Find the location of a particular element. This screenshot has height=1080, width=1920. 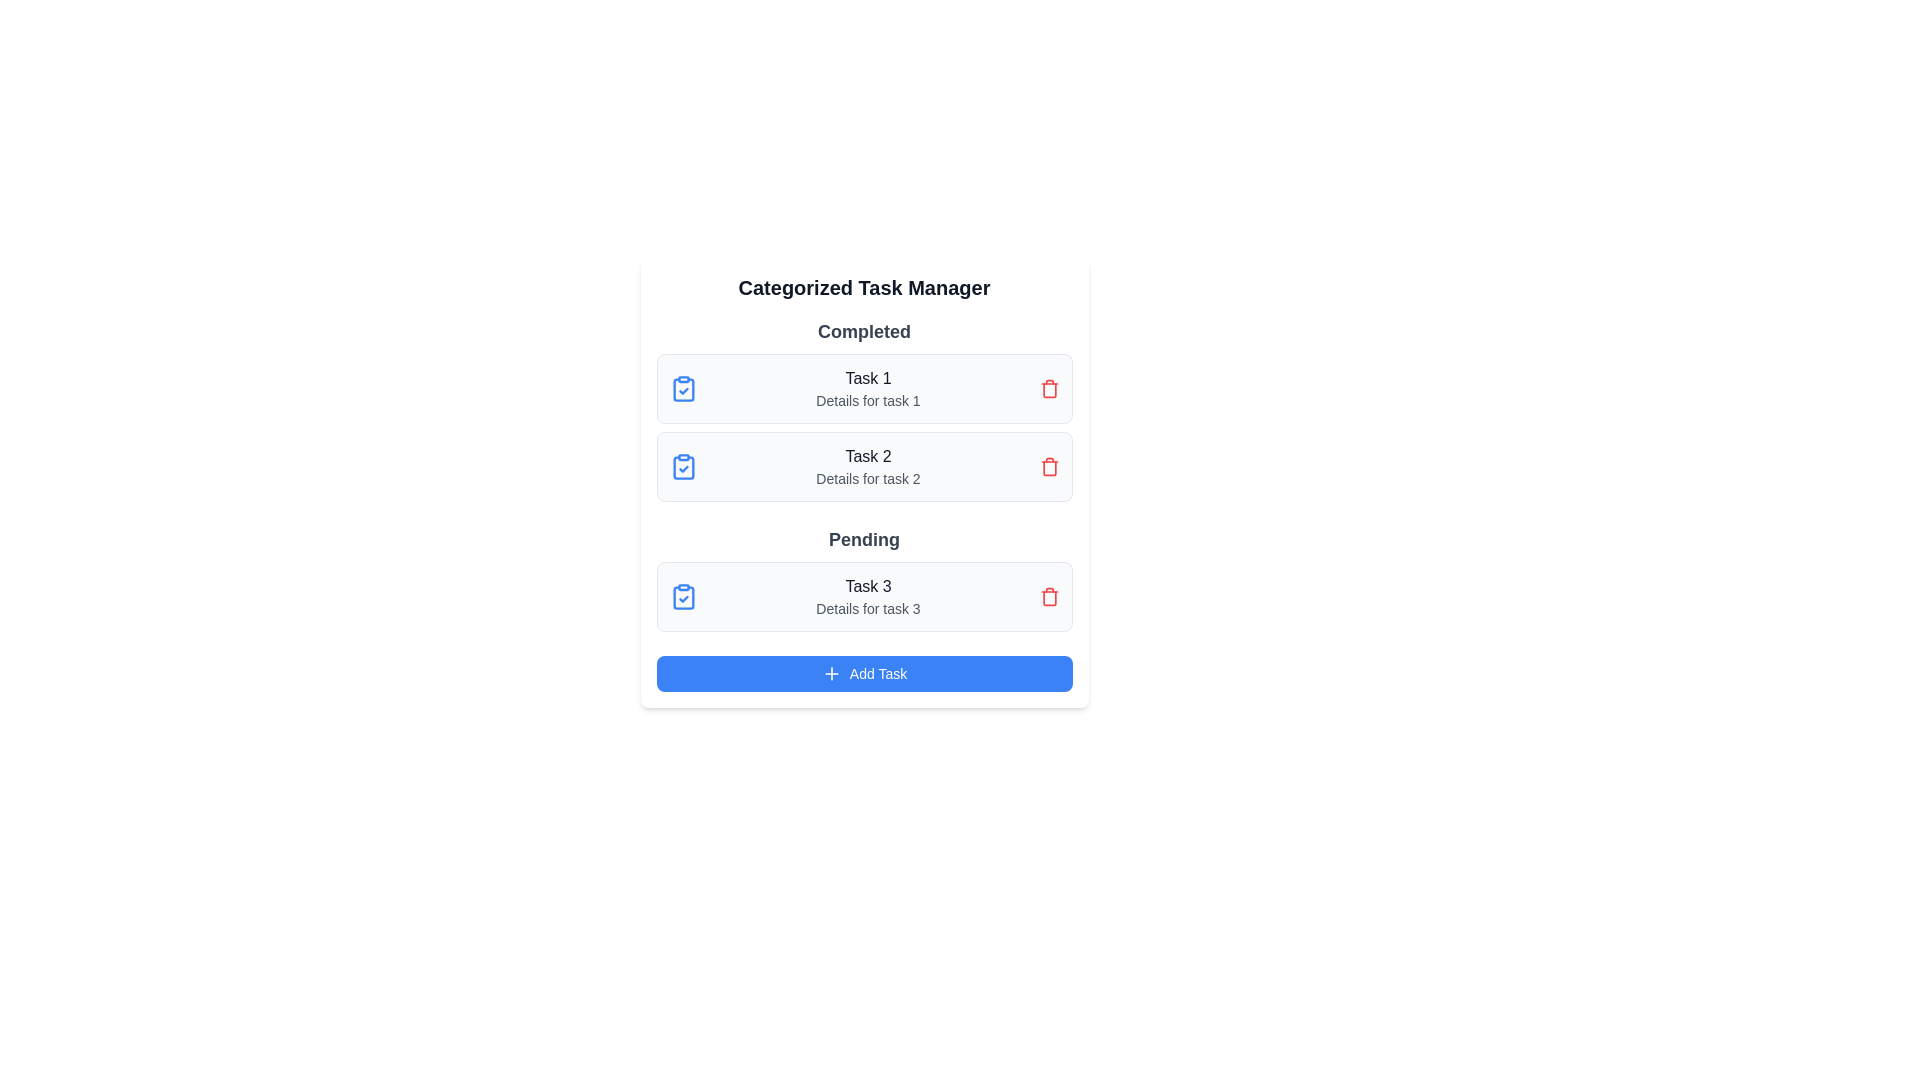

the 'Add Task' button to add a new task is located at coordinates (864, 674).